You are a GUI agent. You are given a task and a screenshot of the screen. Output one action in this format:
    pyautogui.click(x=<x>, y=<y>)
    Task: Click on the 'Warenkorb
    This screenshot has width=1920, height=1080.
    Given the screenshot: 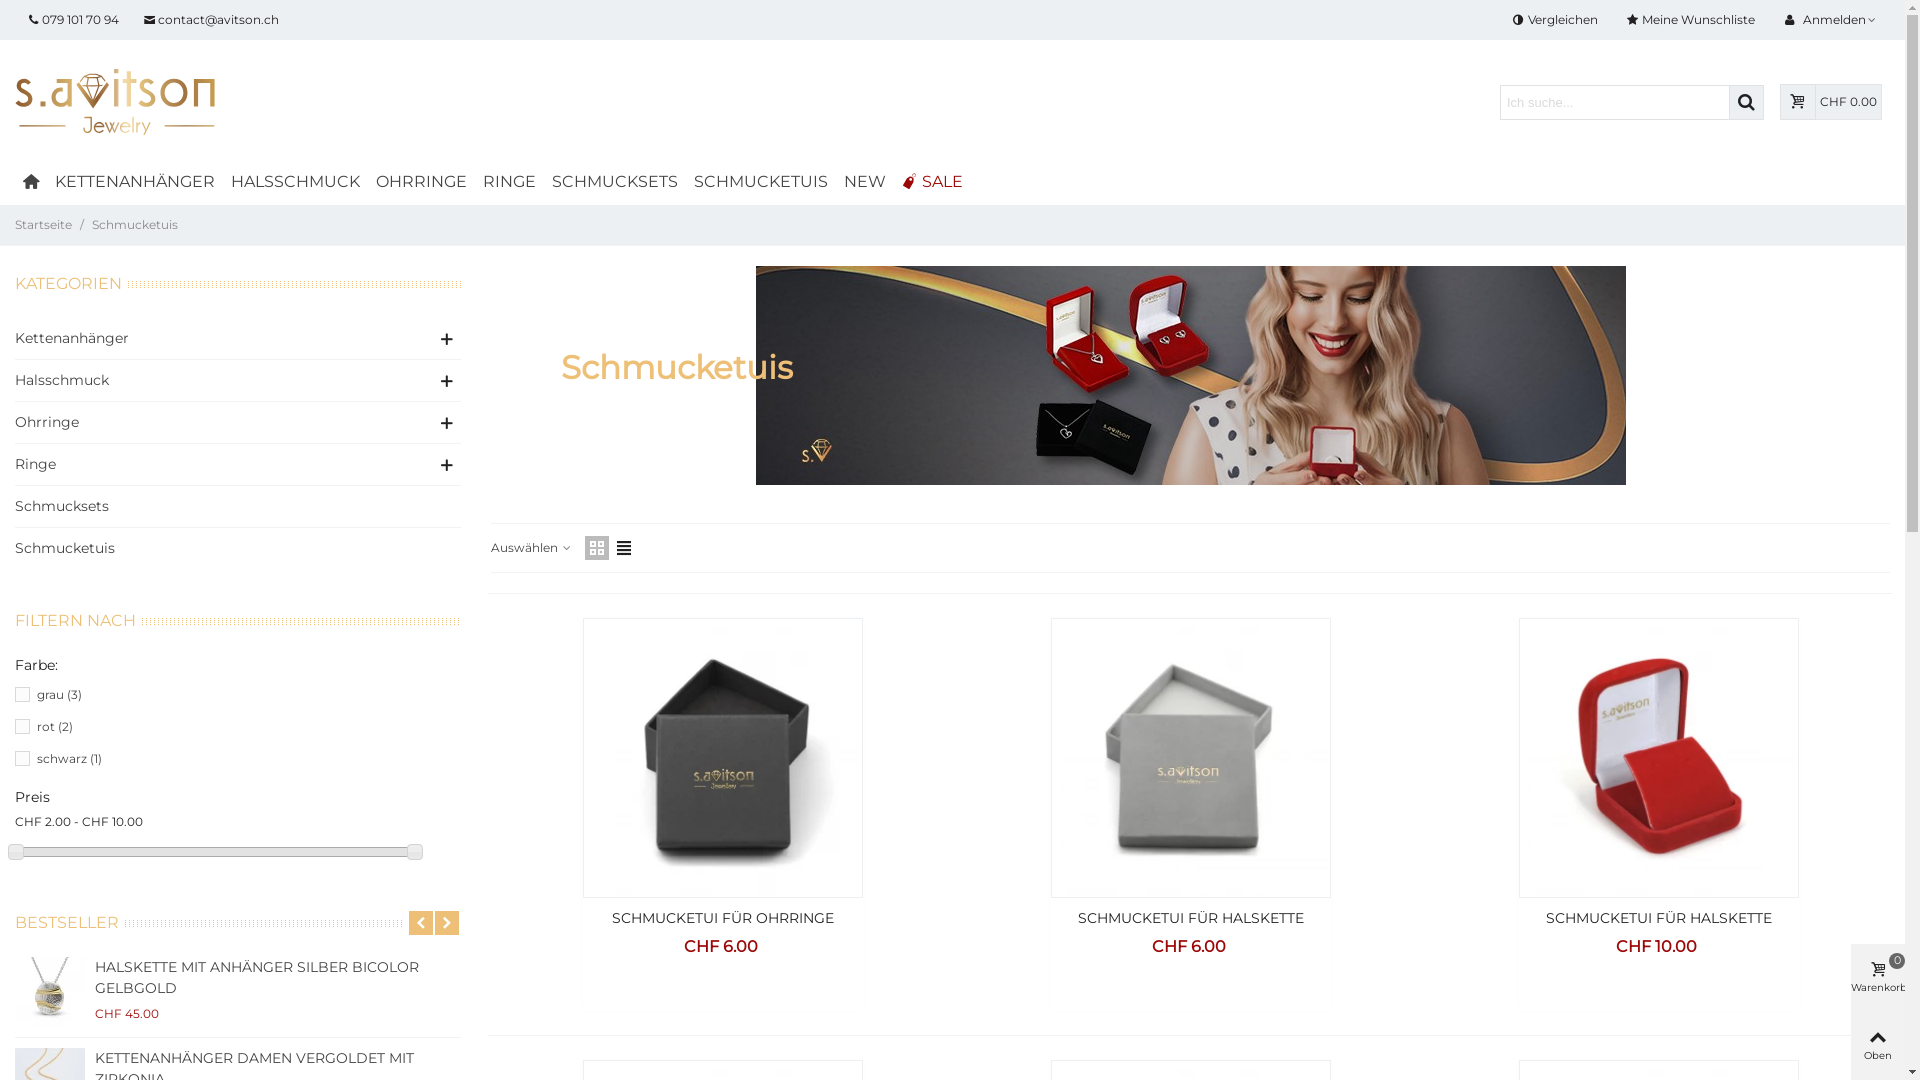 What is the action you would take?
    pyautogui.click(x=1876, y=977)
    